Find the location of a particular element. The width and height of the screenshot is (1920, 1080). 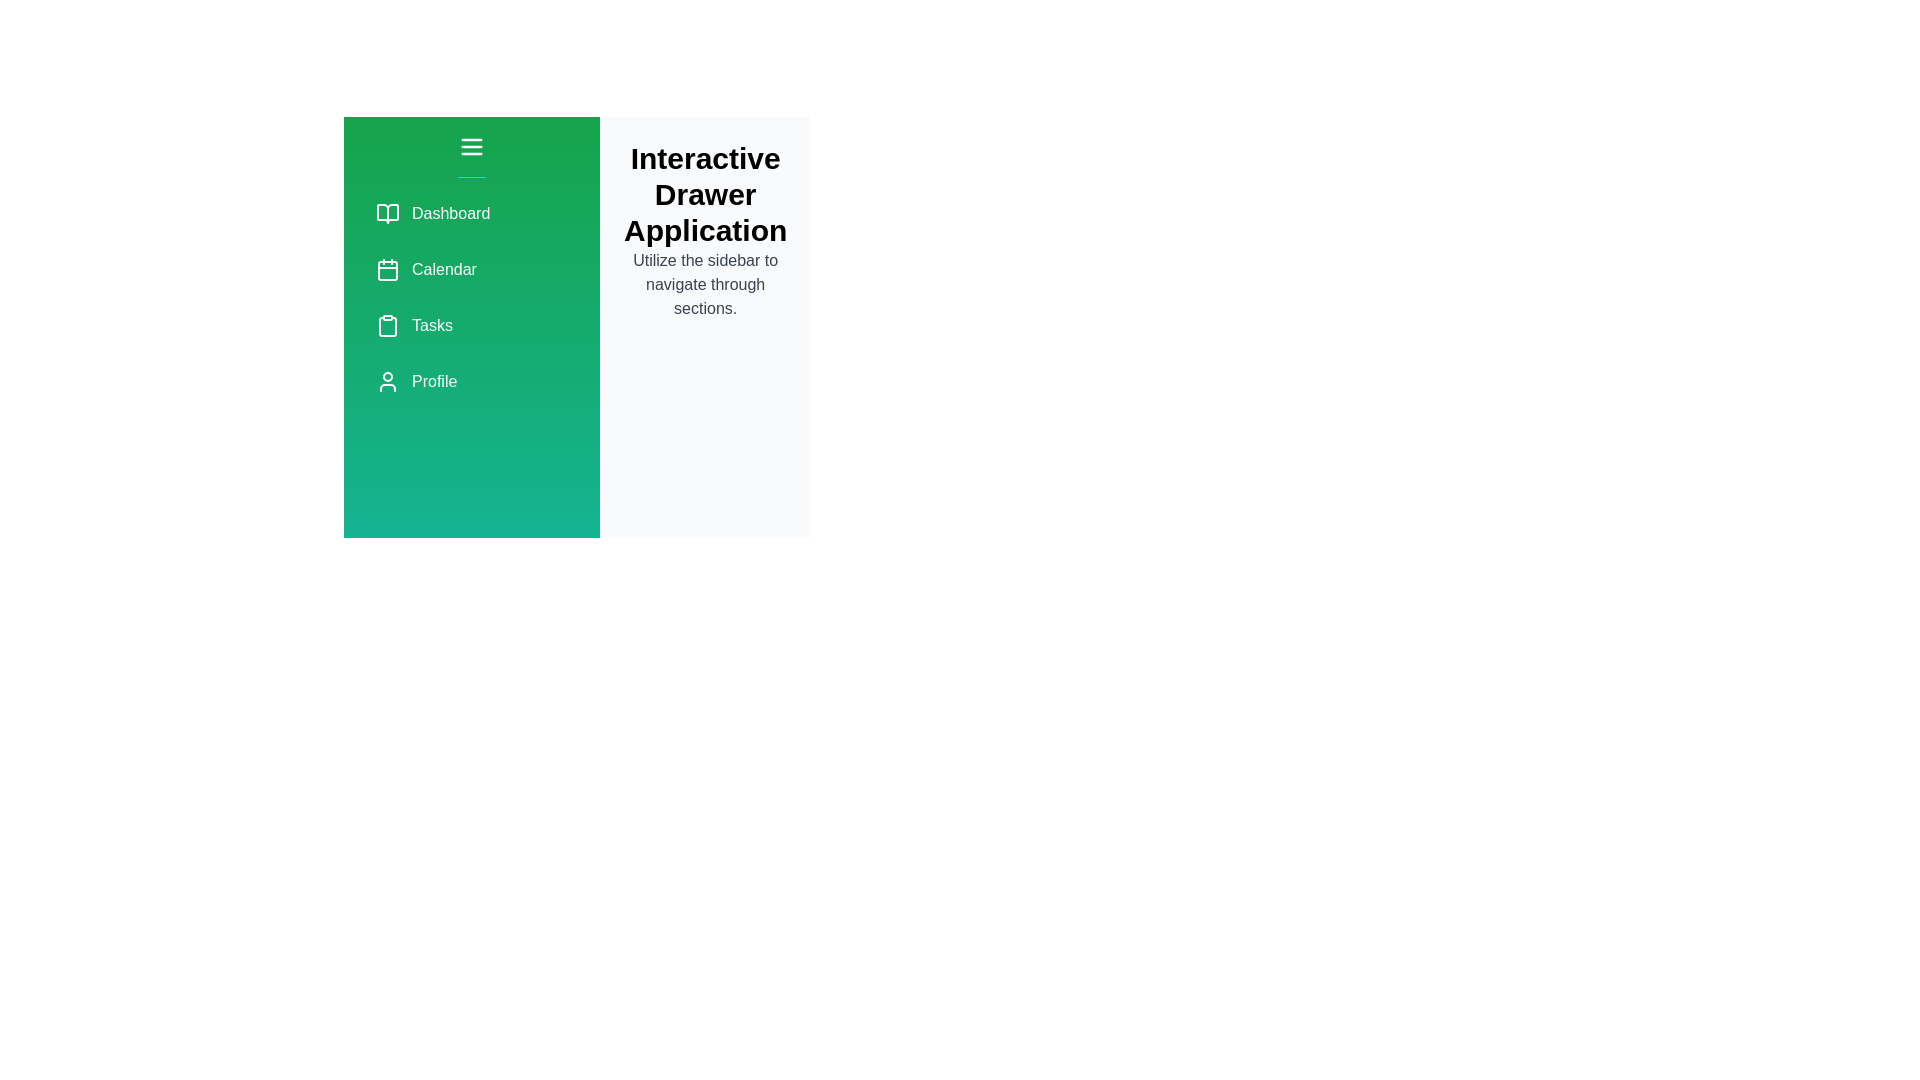

the menu item labeled Tasks to preview its description is located at coordinates (470, 325).